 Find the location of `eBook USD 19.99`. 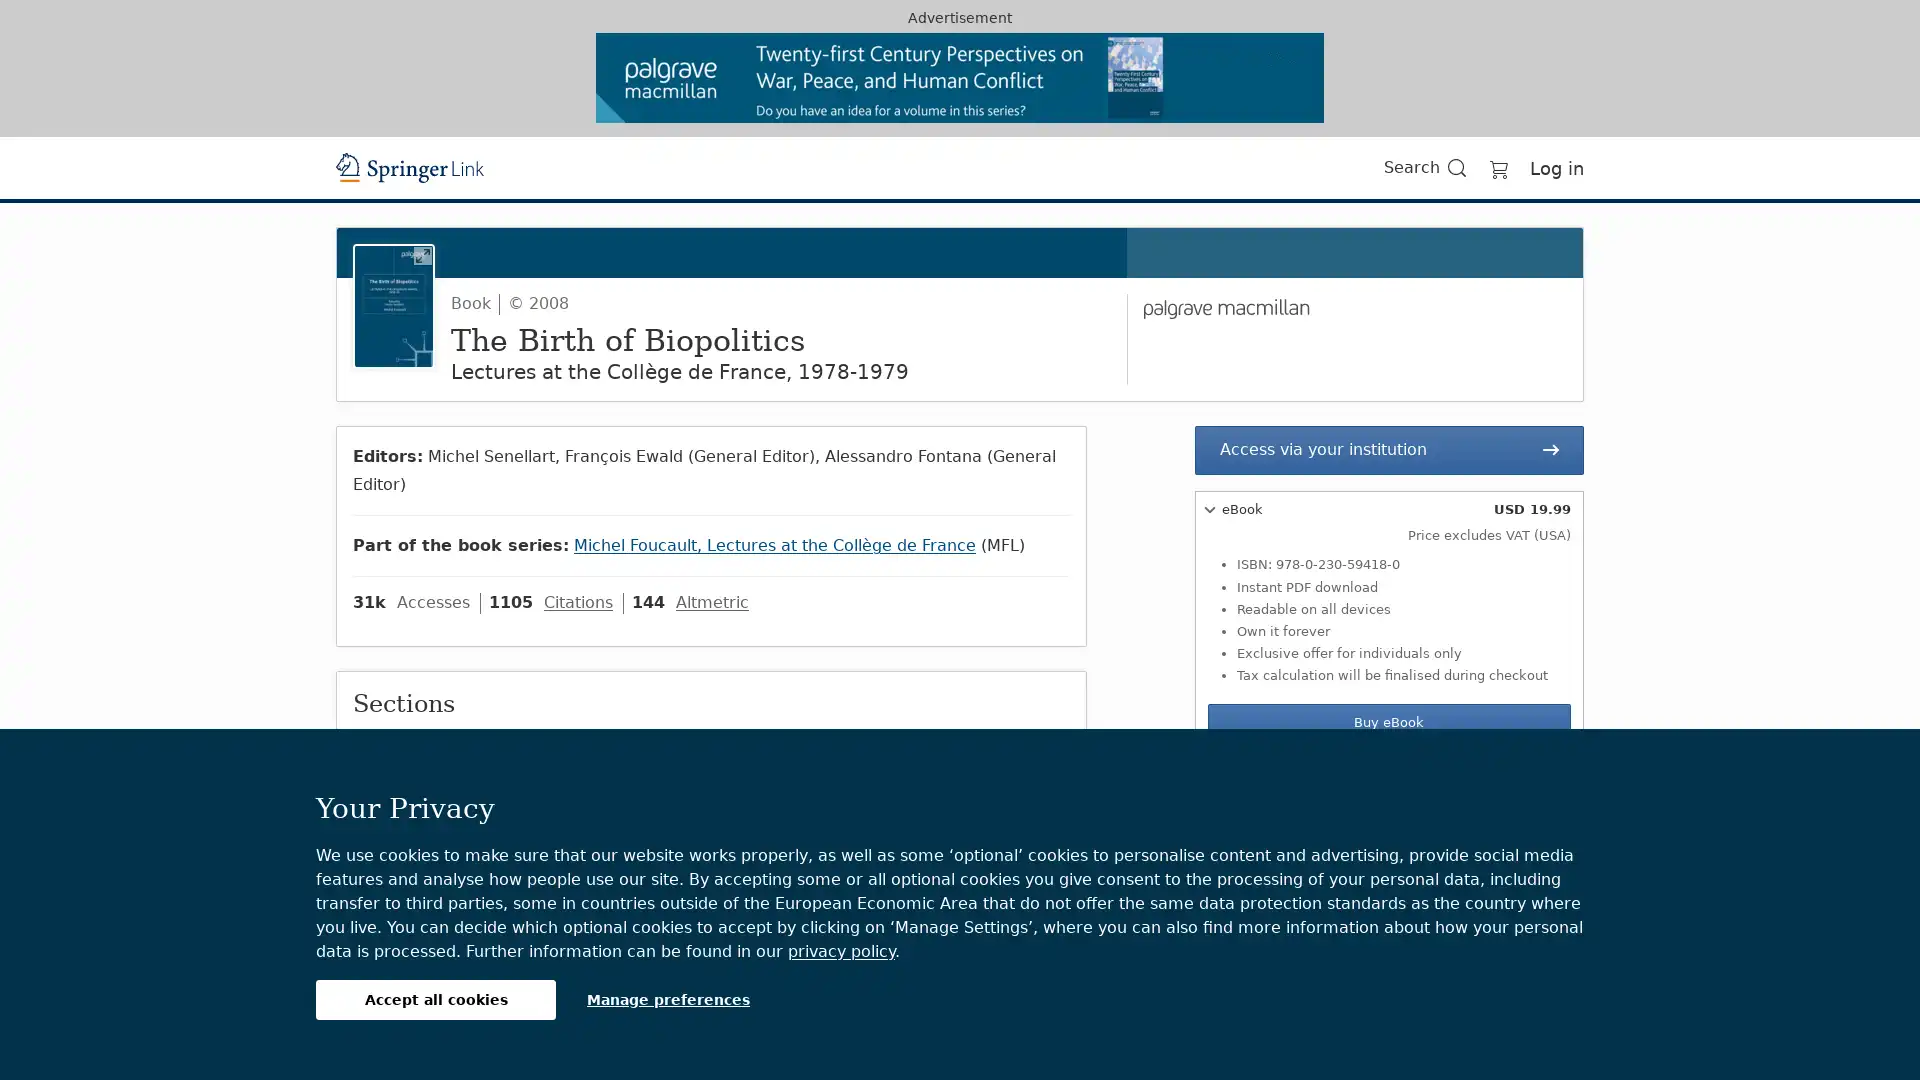

eBook USD 19.99 is located at coordinates (1387, 508).